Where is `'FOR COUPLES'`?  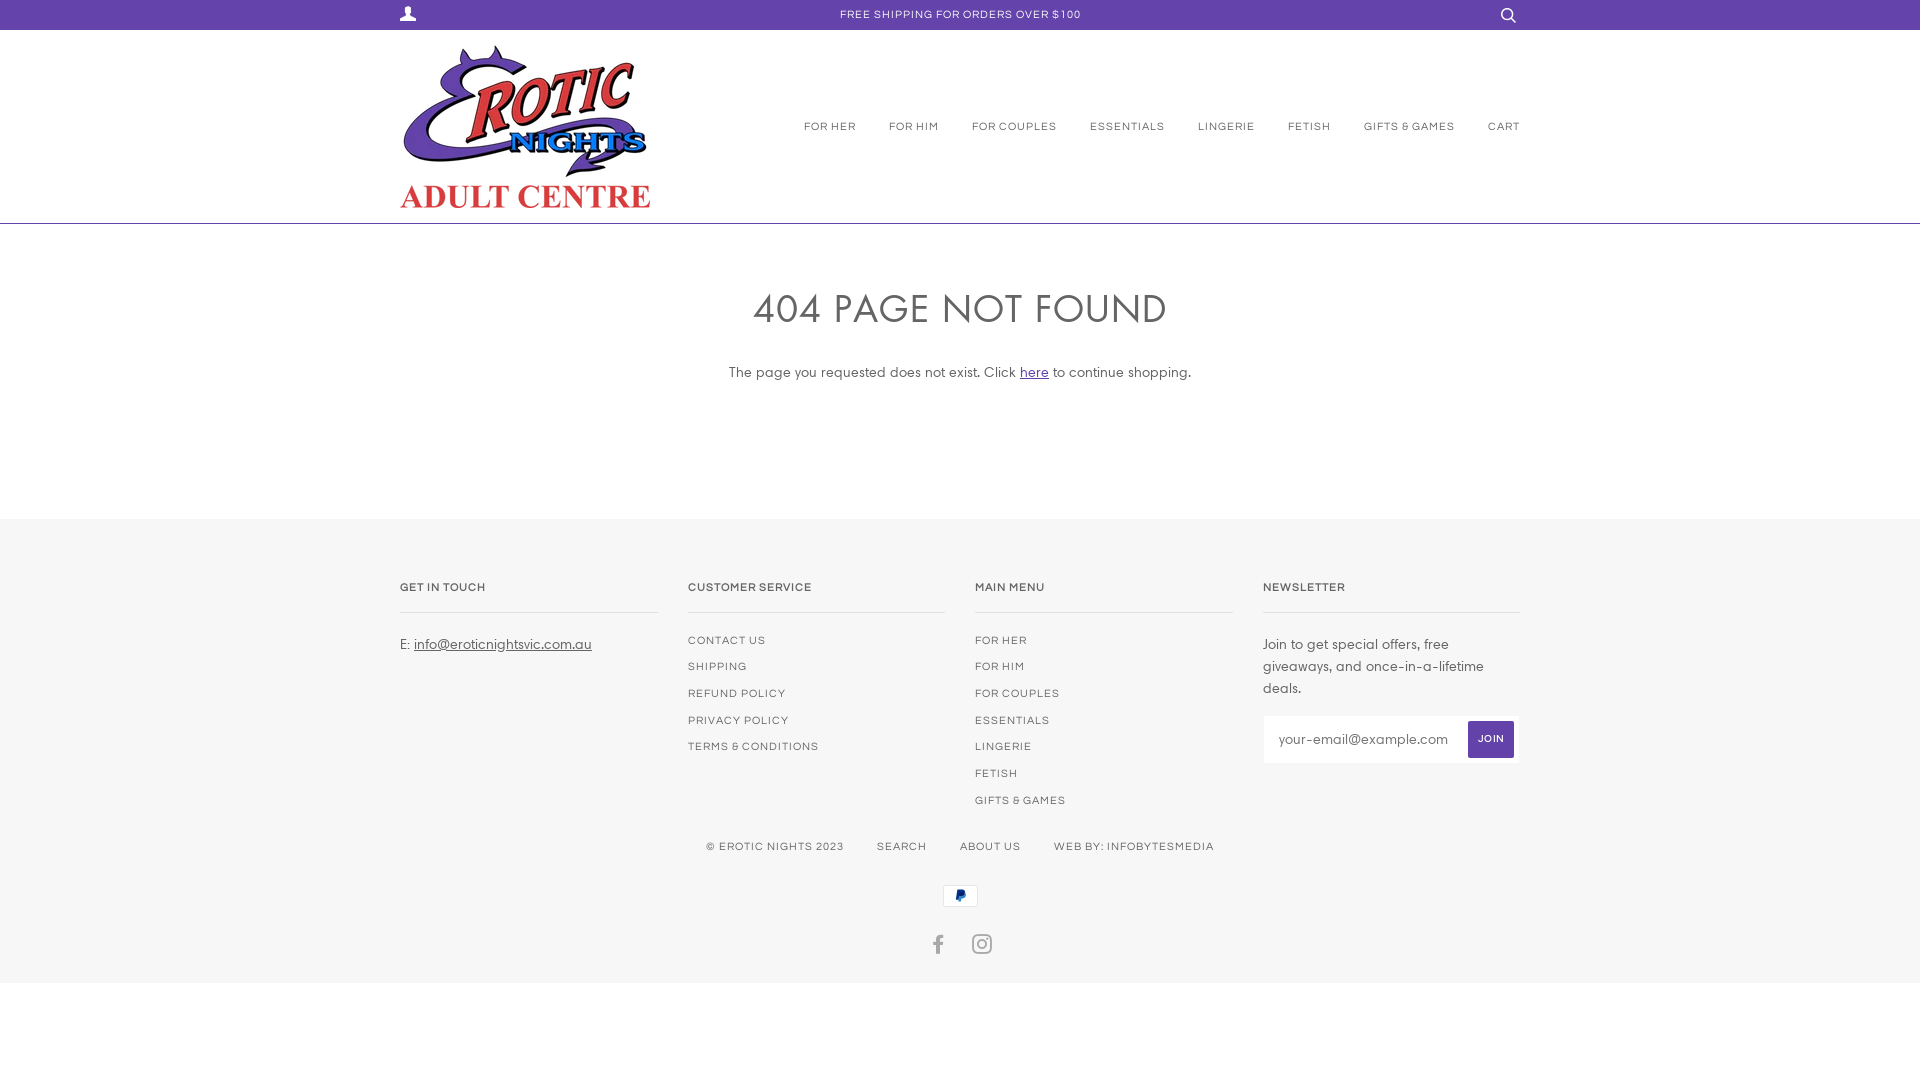 'FOR COUPLES' is located at coordinates (1017, 692).